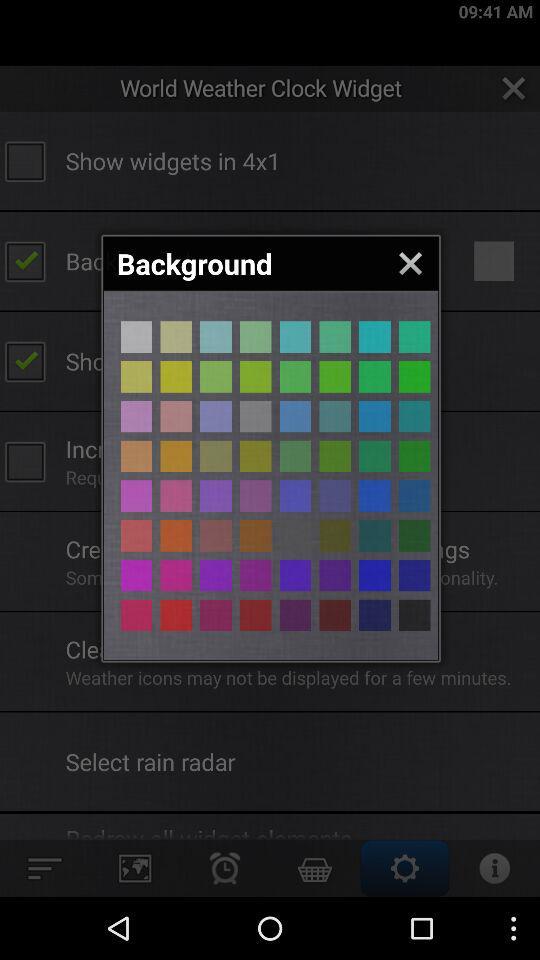  I want to click on lilac background, so click(135, 415).